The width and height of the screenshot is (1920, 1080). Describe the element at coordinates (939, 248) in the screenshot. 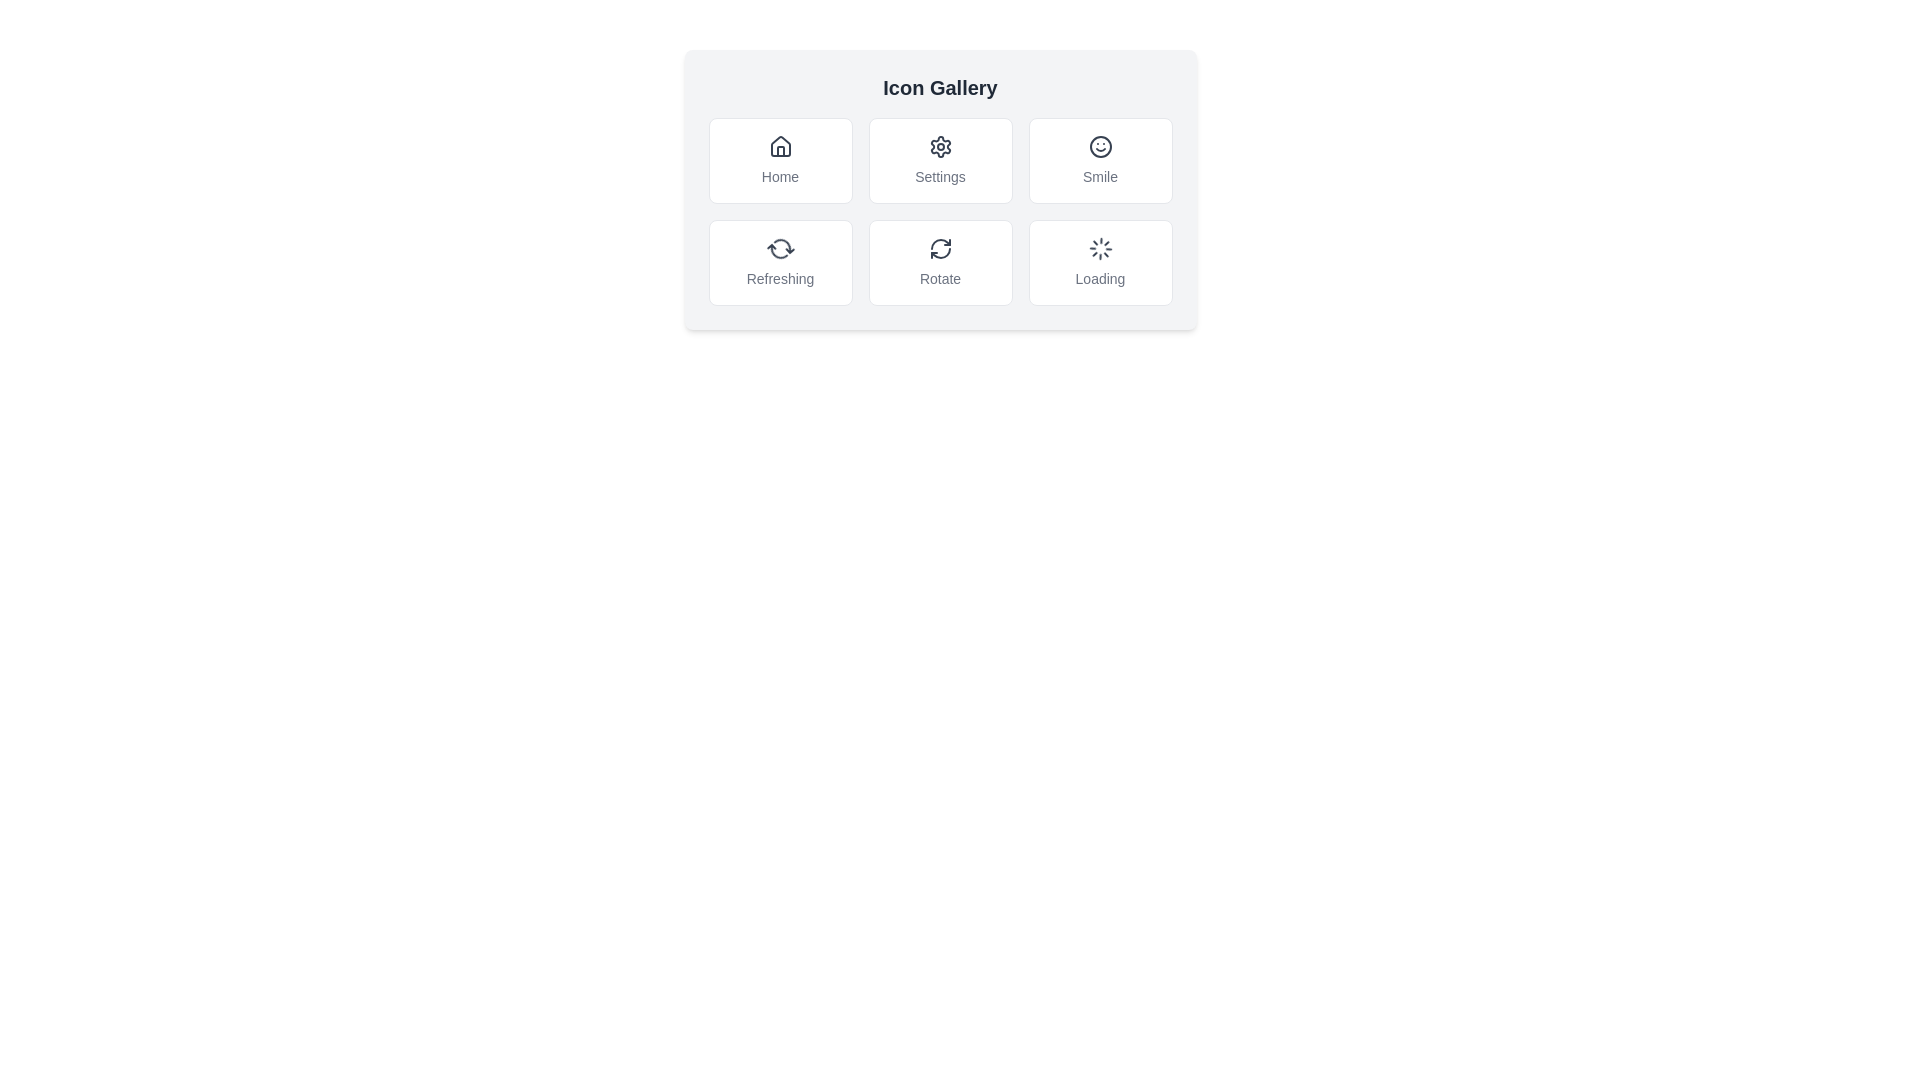

I see `the circular icon depicting a clockwise rotation arrow located above the text 'Rotate'` at that location.